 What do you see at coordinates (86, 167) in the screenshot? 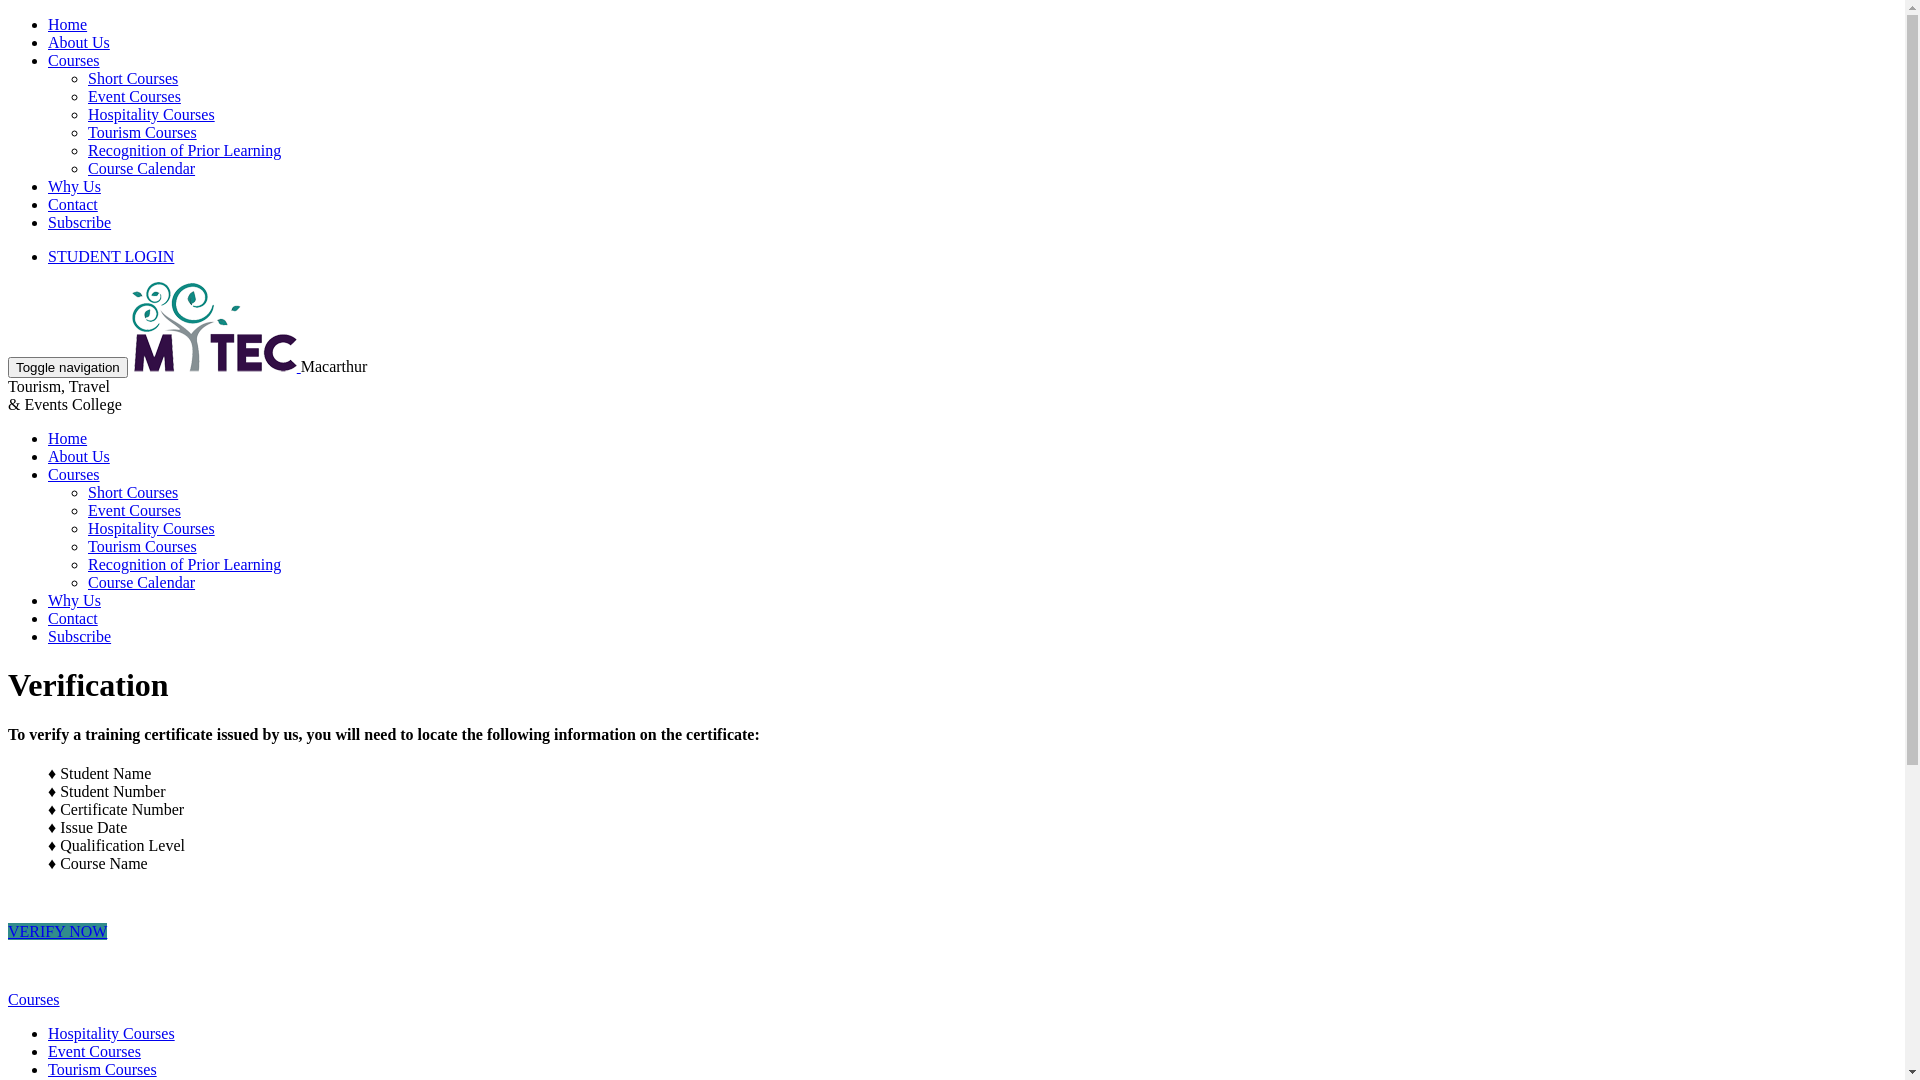
I see `'Course Calendar'` at bounding box center [86, 167].